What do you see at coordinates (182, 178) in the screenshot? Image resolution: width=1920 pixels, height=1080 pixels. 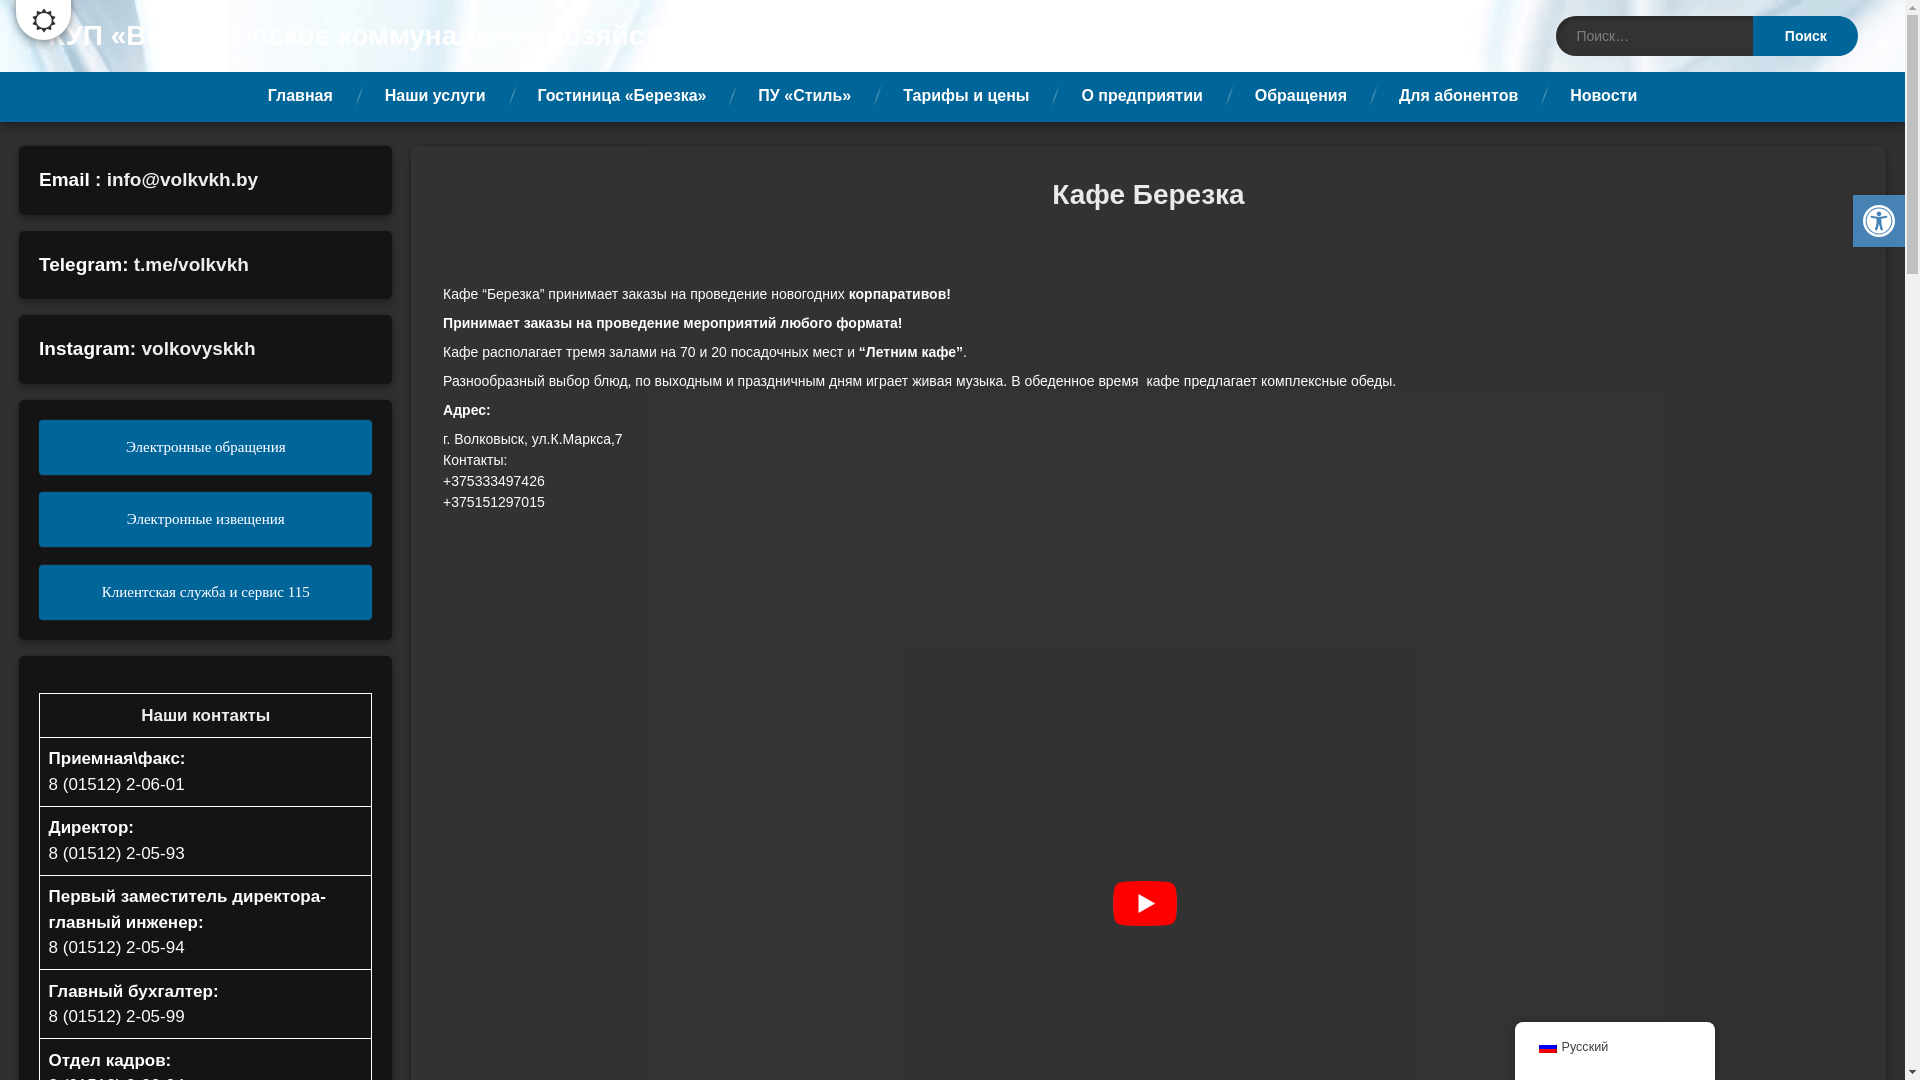 I see `'info@volkvkh.by'` at bounding box center [182, 178].